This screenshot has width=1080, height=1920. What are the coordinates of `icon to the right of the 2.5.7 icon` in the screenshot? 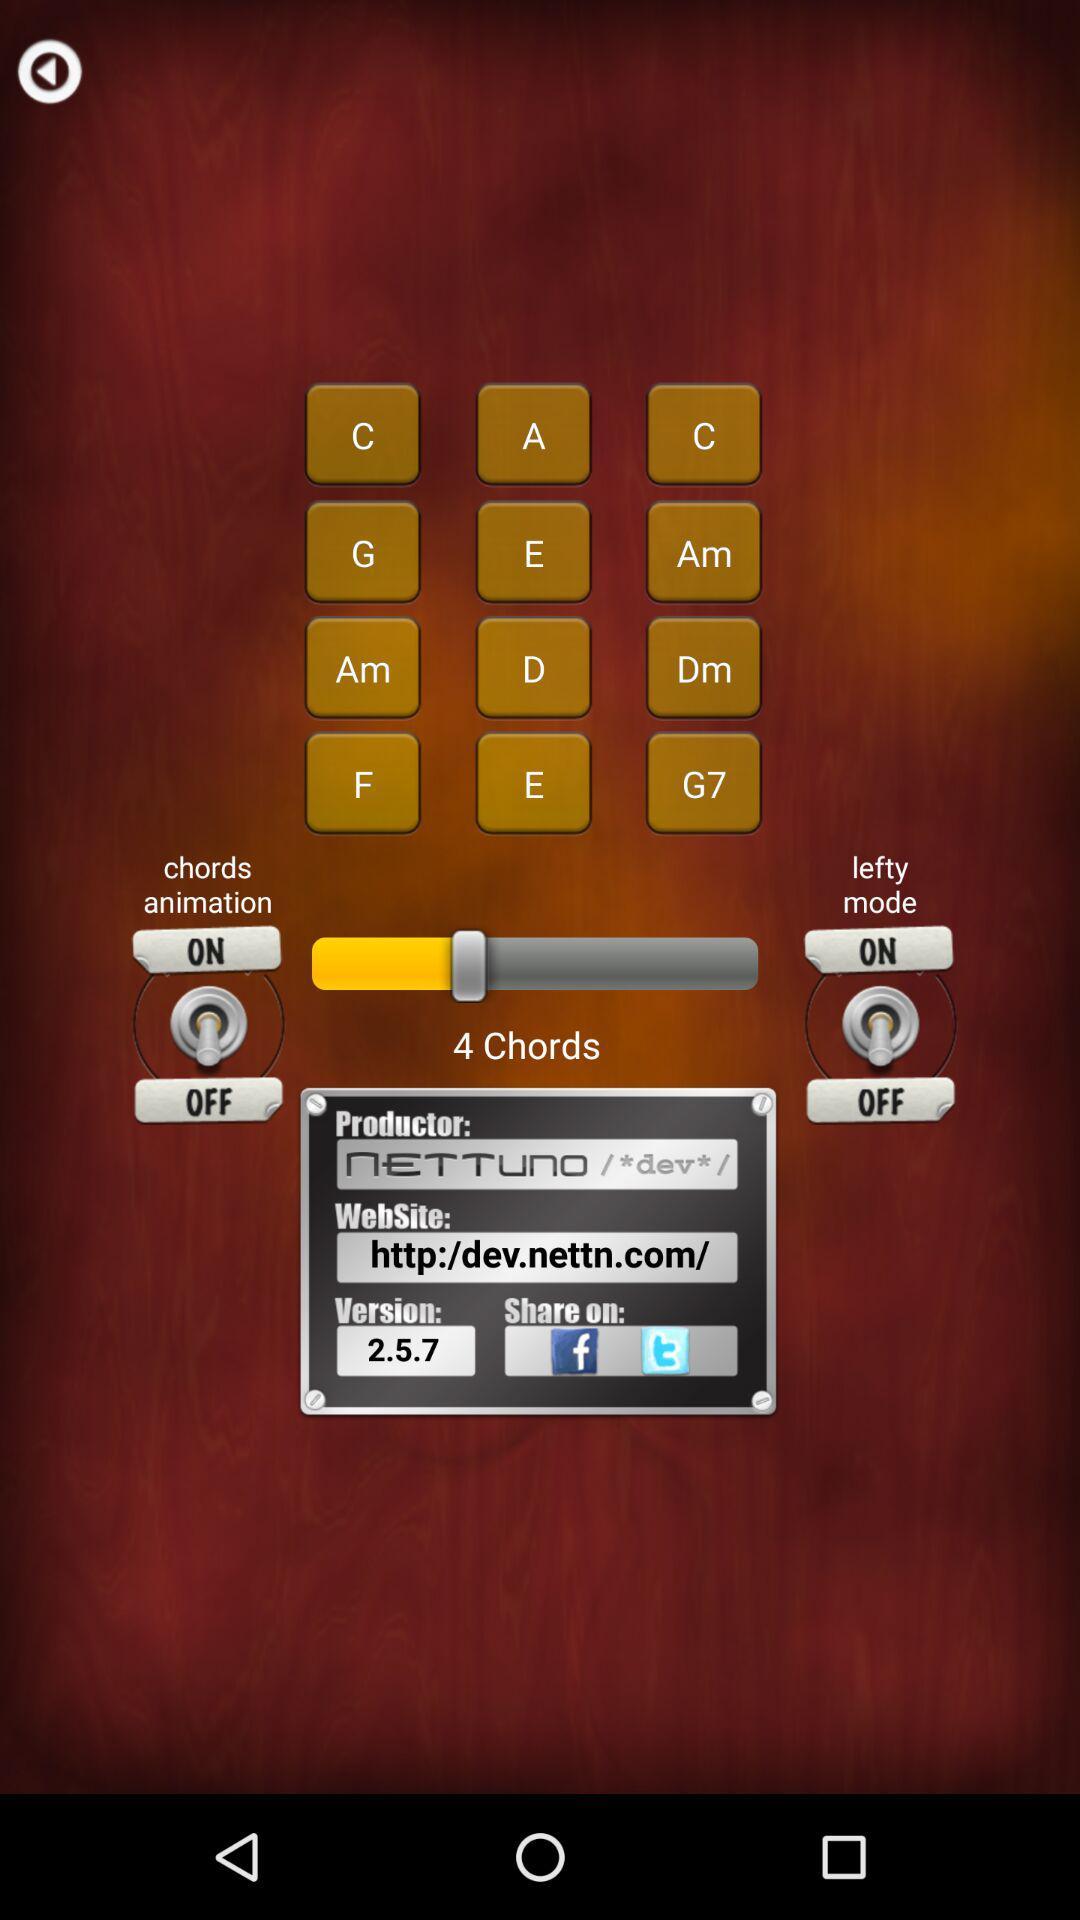 It's located at (696, 1394).